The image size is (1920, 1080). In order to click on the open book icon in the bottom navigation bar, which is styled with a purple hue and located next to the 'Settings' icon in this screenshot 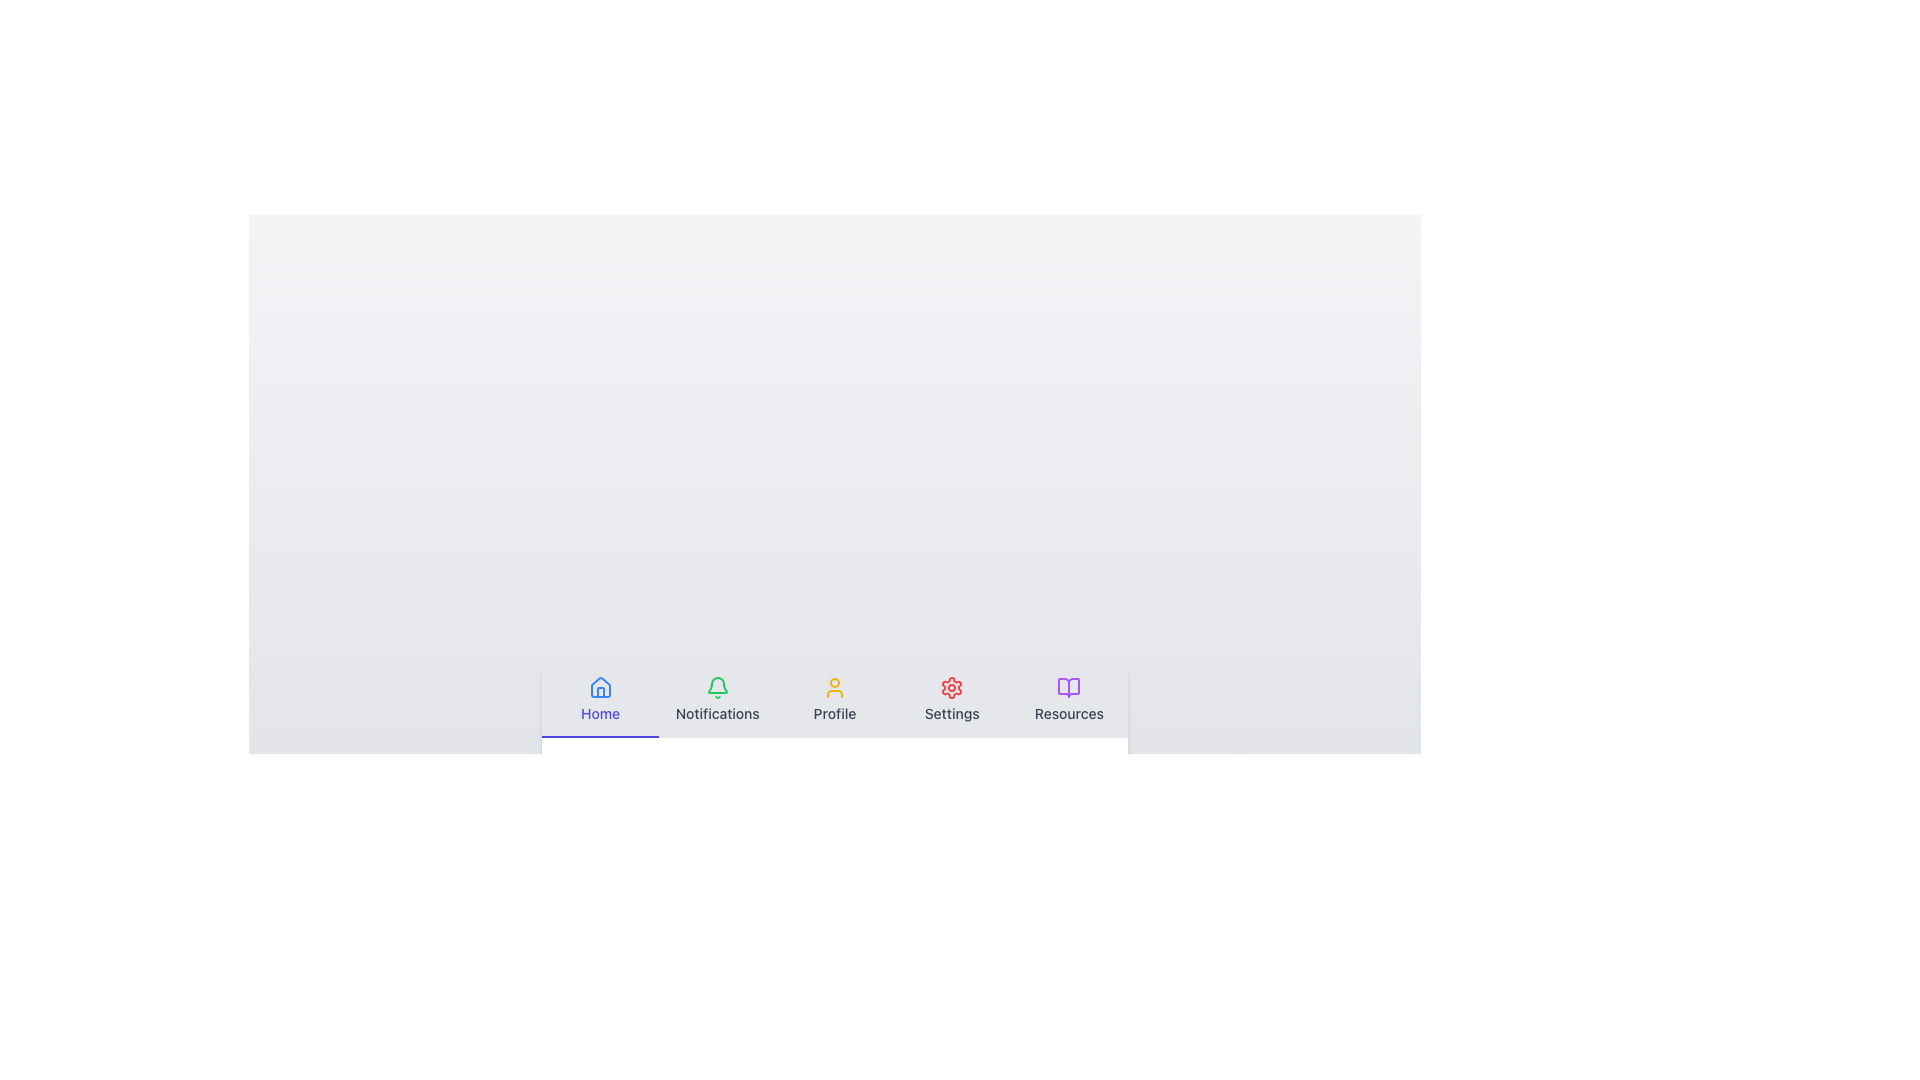, I will do `click(1068, 686)`.